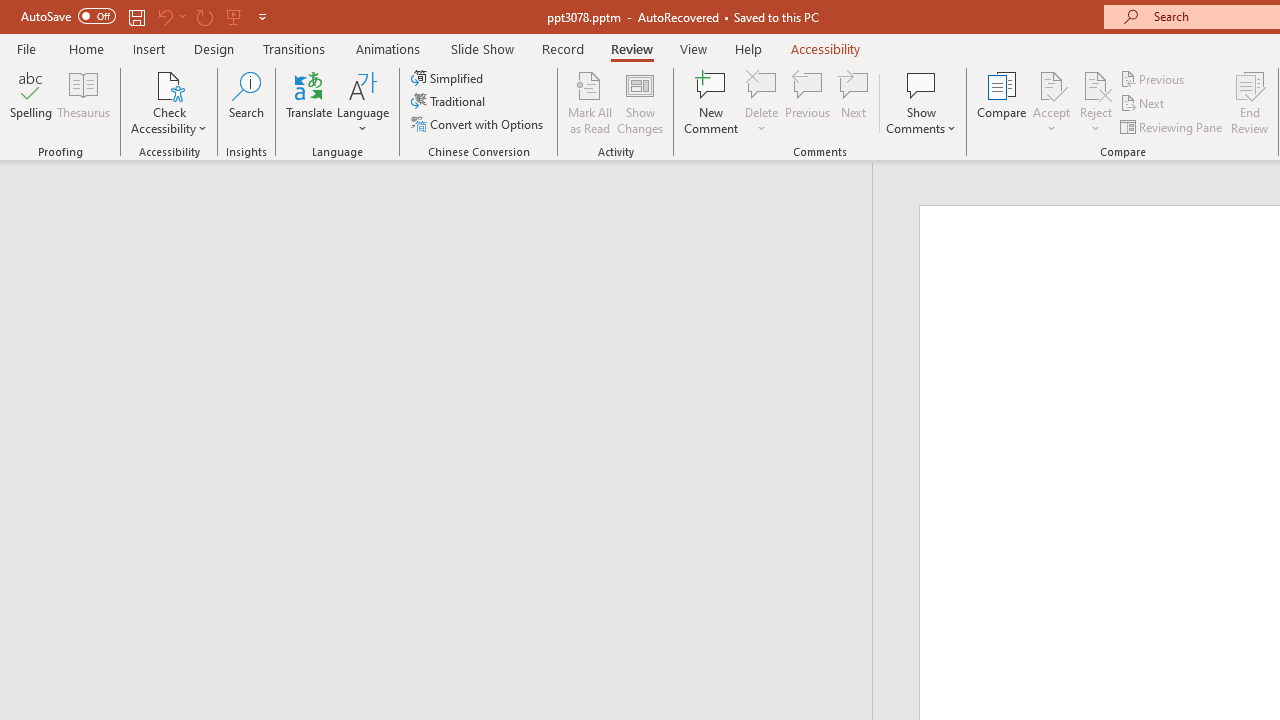 The width and height of the screenshot is (1280, 720). I want to click on 'Mark All as Read', so click(589, 103).